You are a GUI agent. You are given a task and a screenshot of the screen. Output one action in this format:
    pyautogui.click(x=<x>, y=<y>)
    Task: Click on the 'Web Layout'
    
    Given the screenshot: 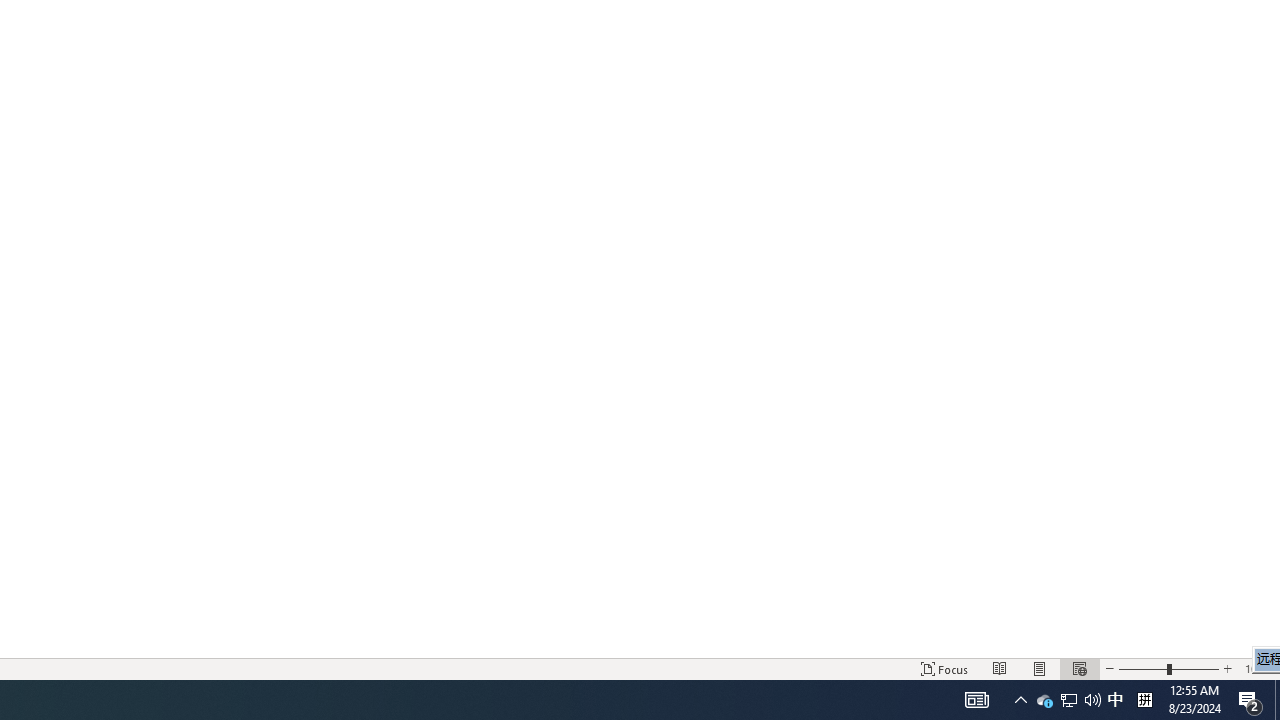 What is the action you would take?
    pyautogui.click(x=1078, y=669)
    